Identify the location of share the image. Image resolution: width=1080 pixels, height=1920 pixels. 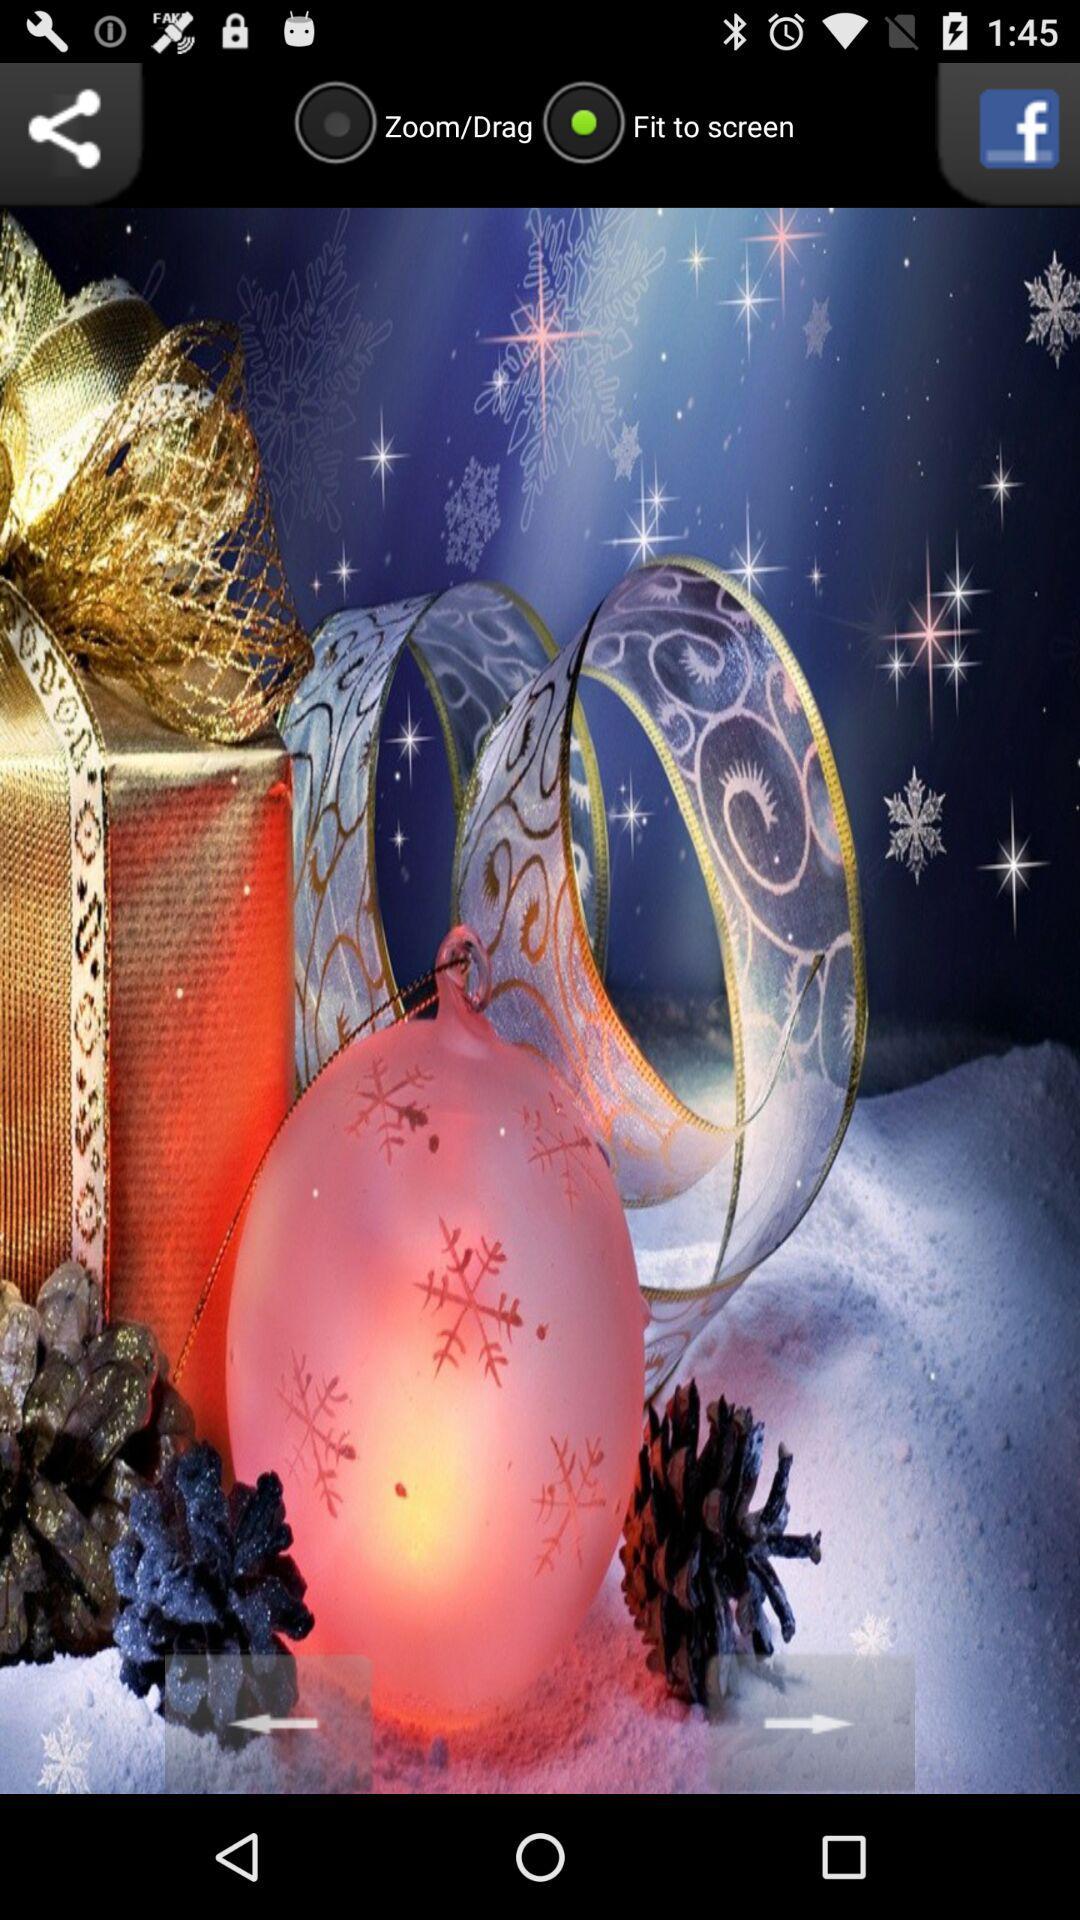
(71, 134).